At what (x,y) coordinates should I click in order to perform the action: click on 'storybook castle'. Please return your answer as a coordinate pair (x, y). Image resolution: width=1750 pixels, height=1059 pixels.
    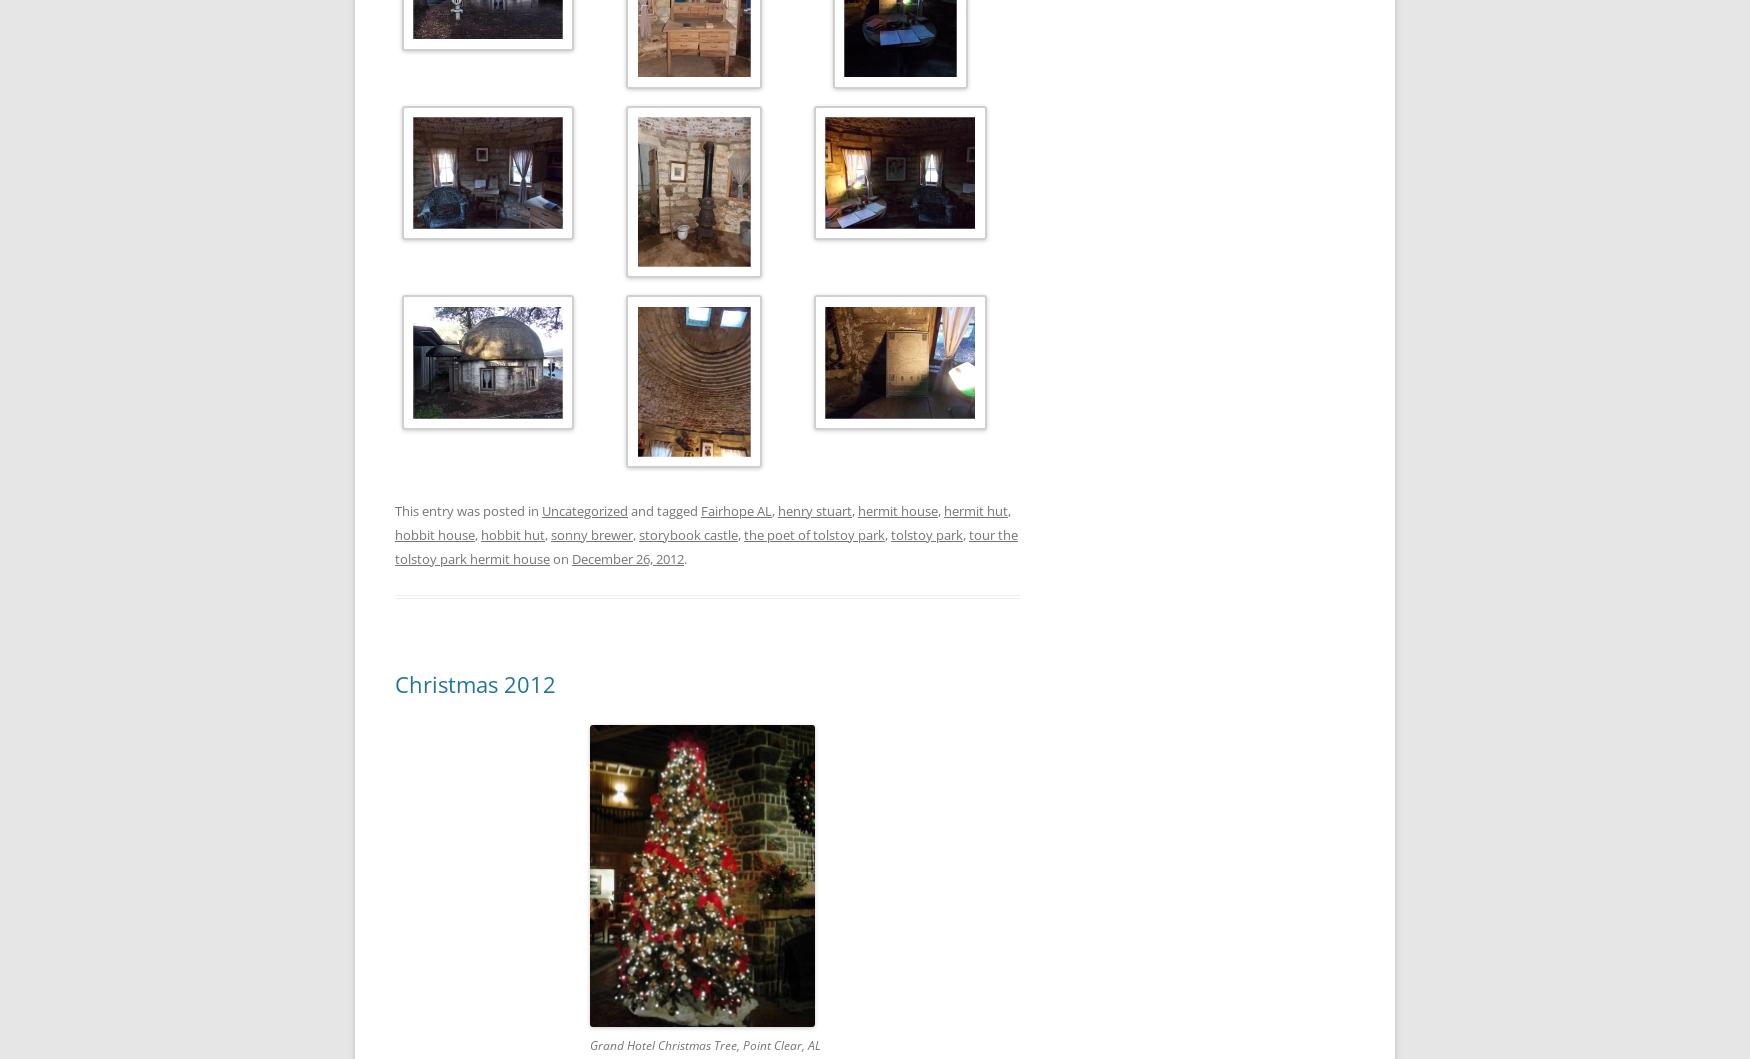
    Looking at the image, I should click on (688, 532).